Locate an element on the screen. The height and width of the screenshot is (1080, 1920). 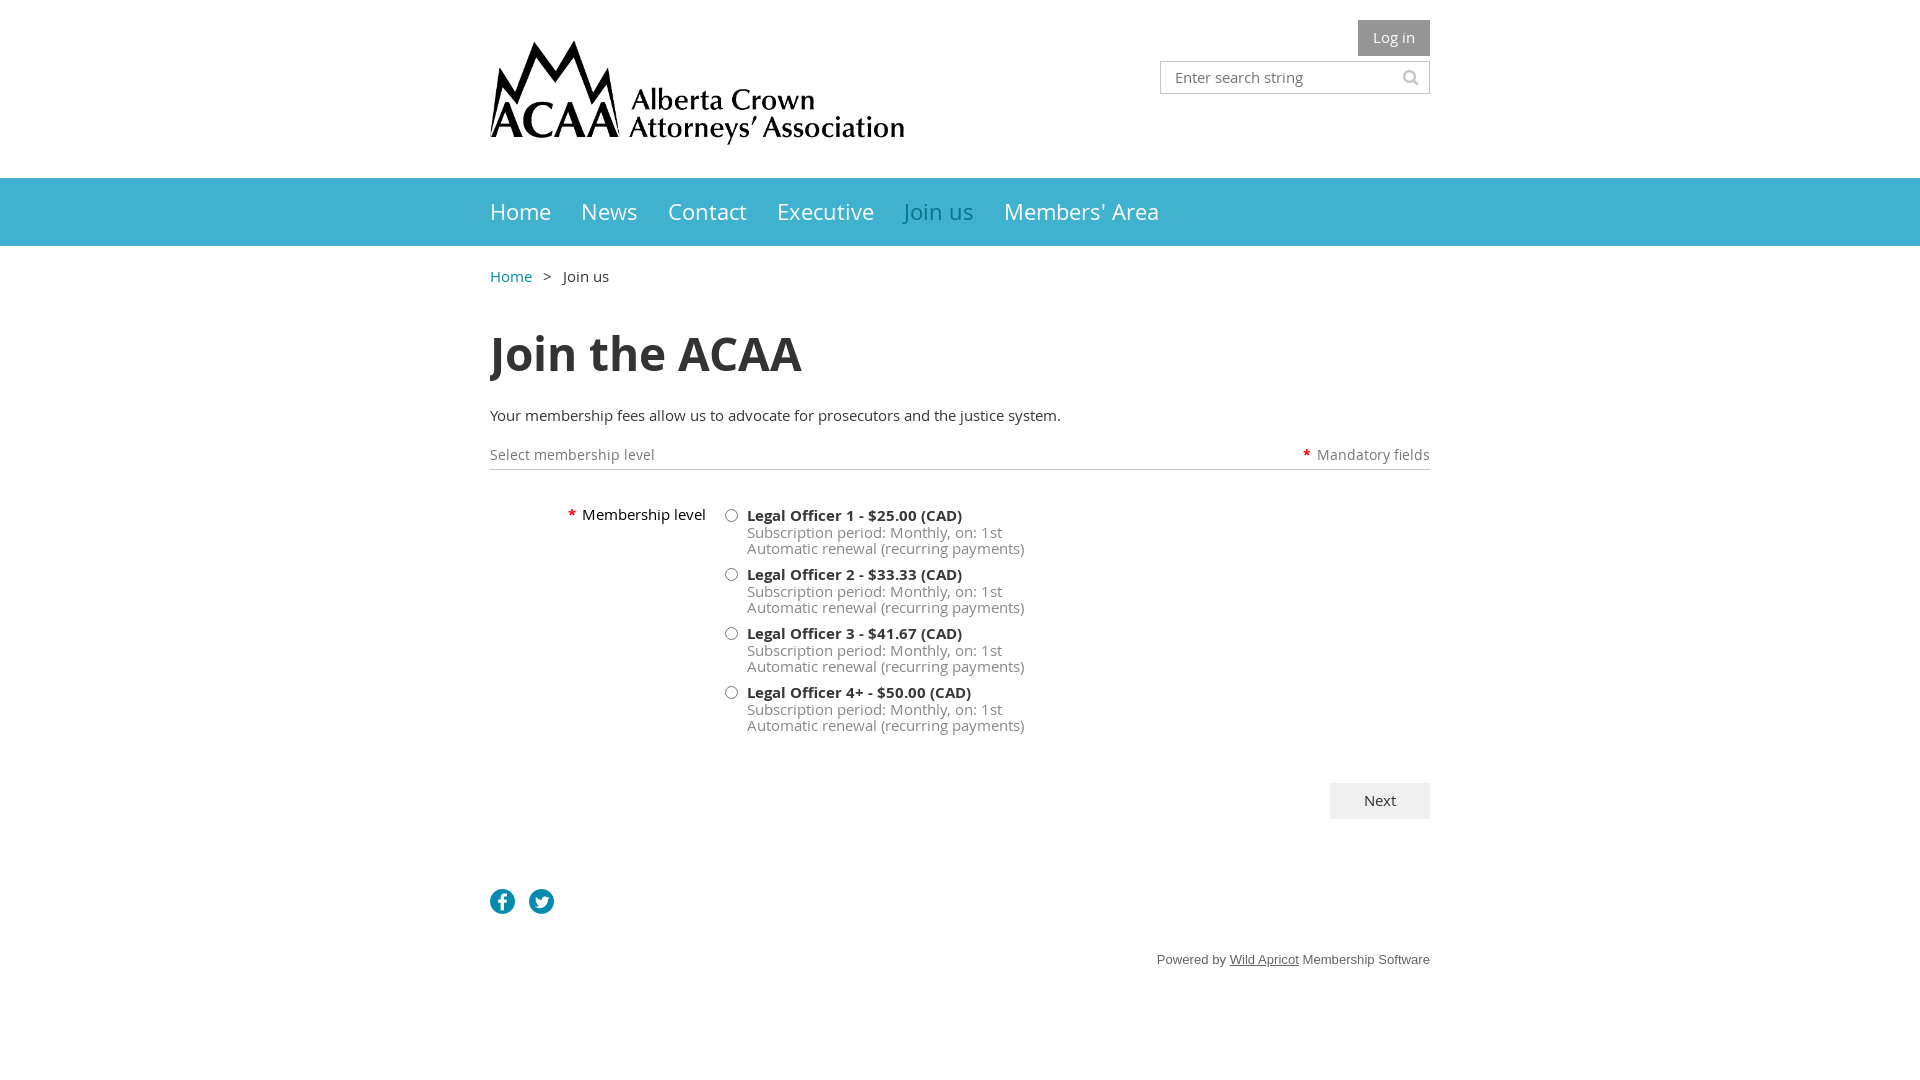
'Facebook' is located at coordinates (502, 901).